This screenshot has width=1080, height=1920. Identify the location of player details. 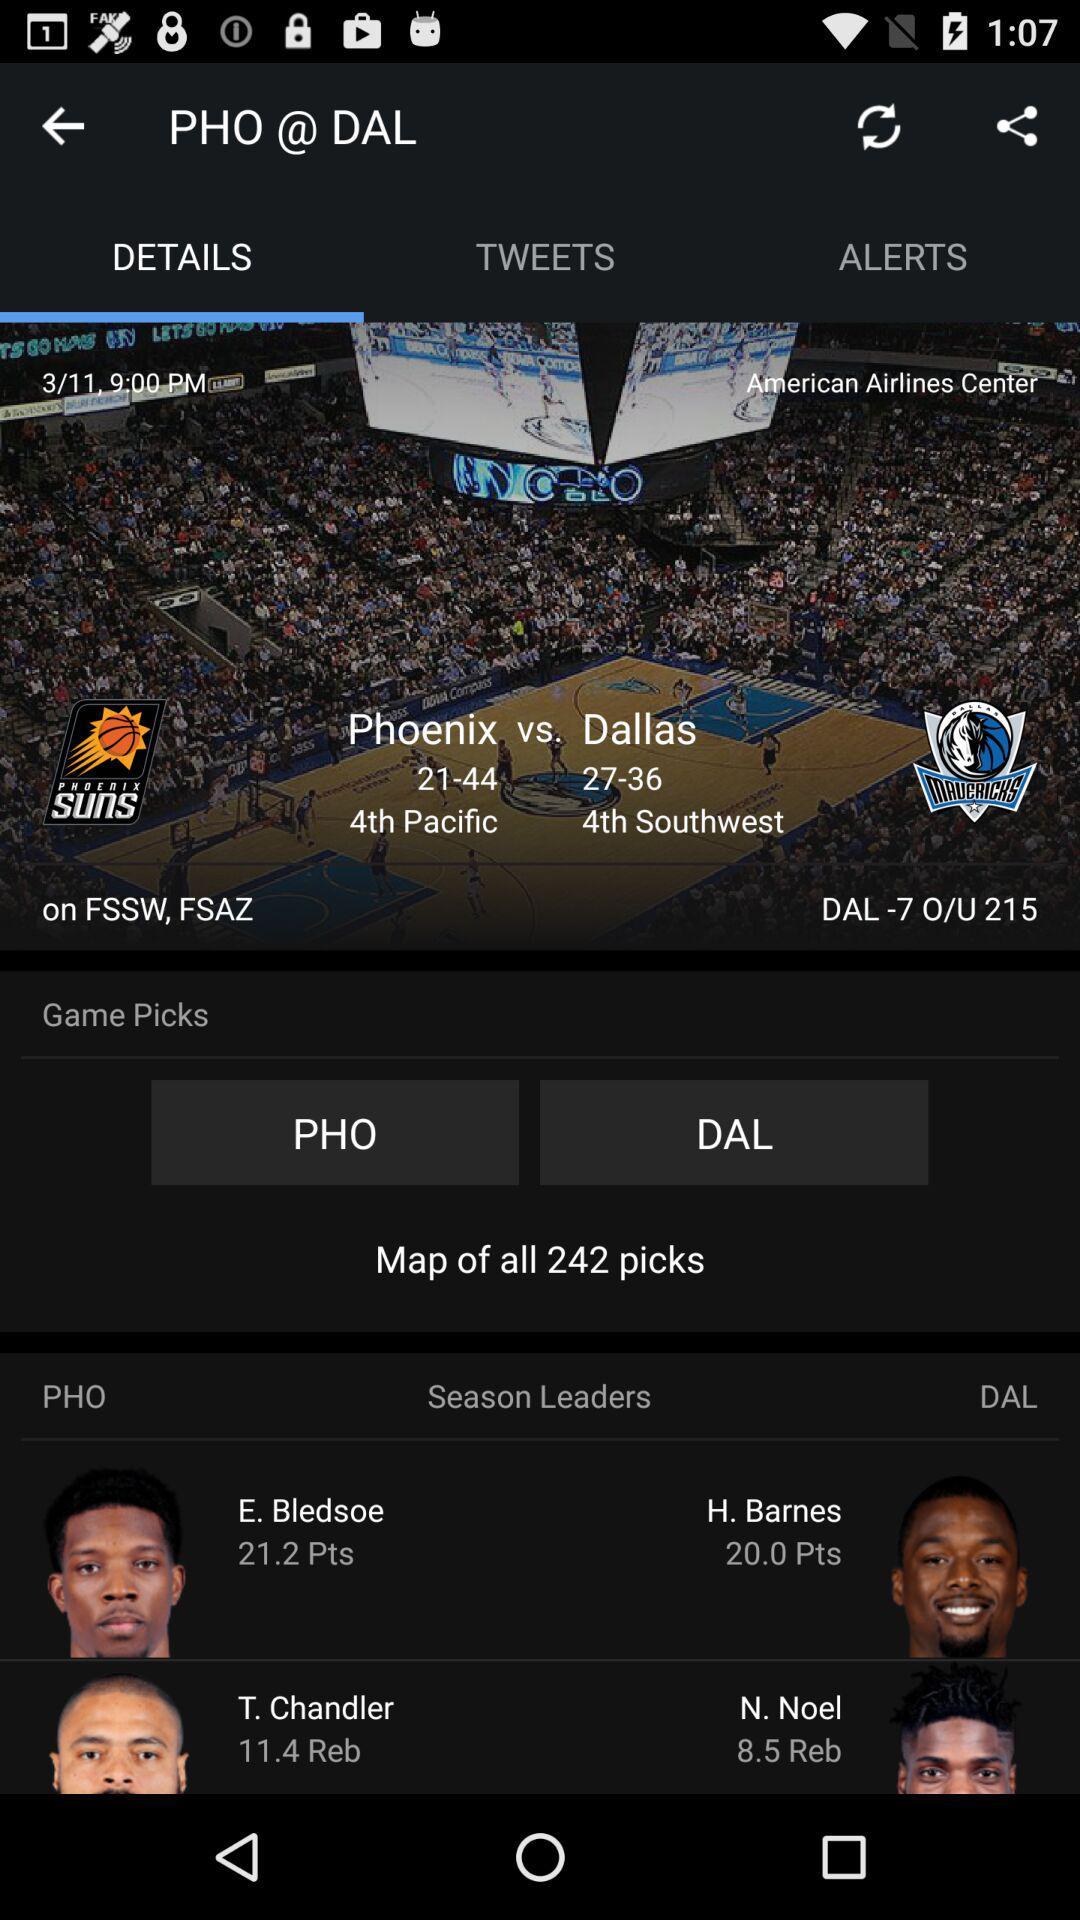
(922, 1725).